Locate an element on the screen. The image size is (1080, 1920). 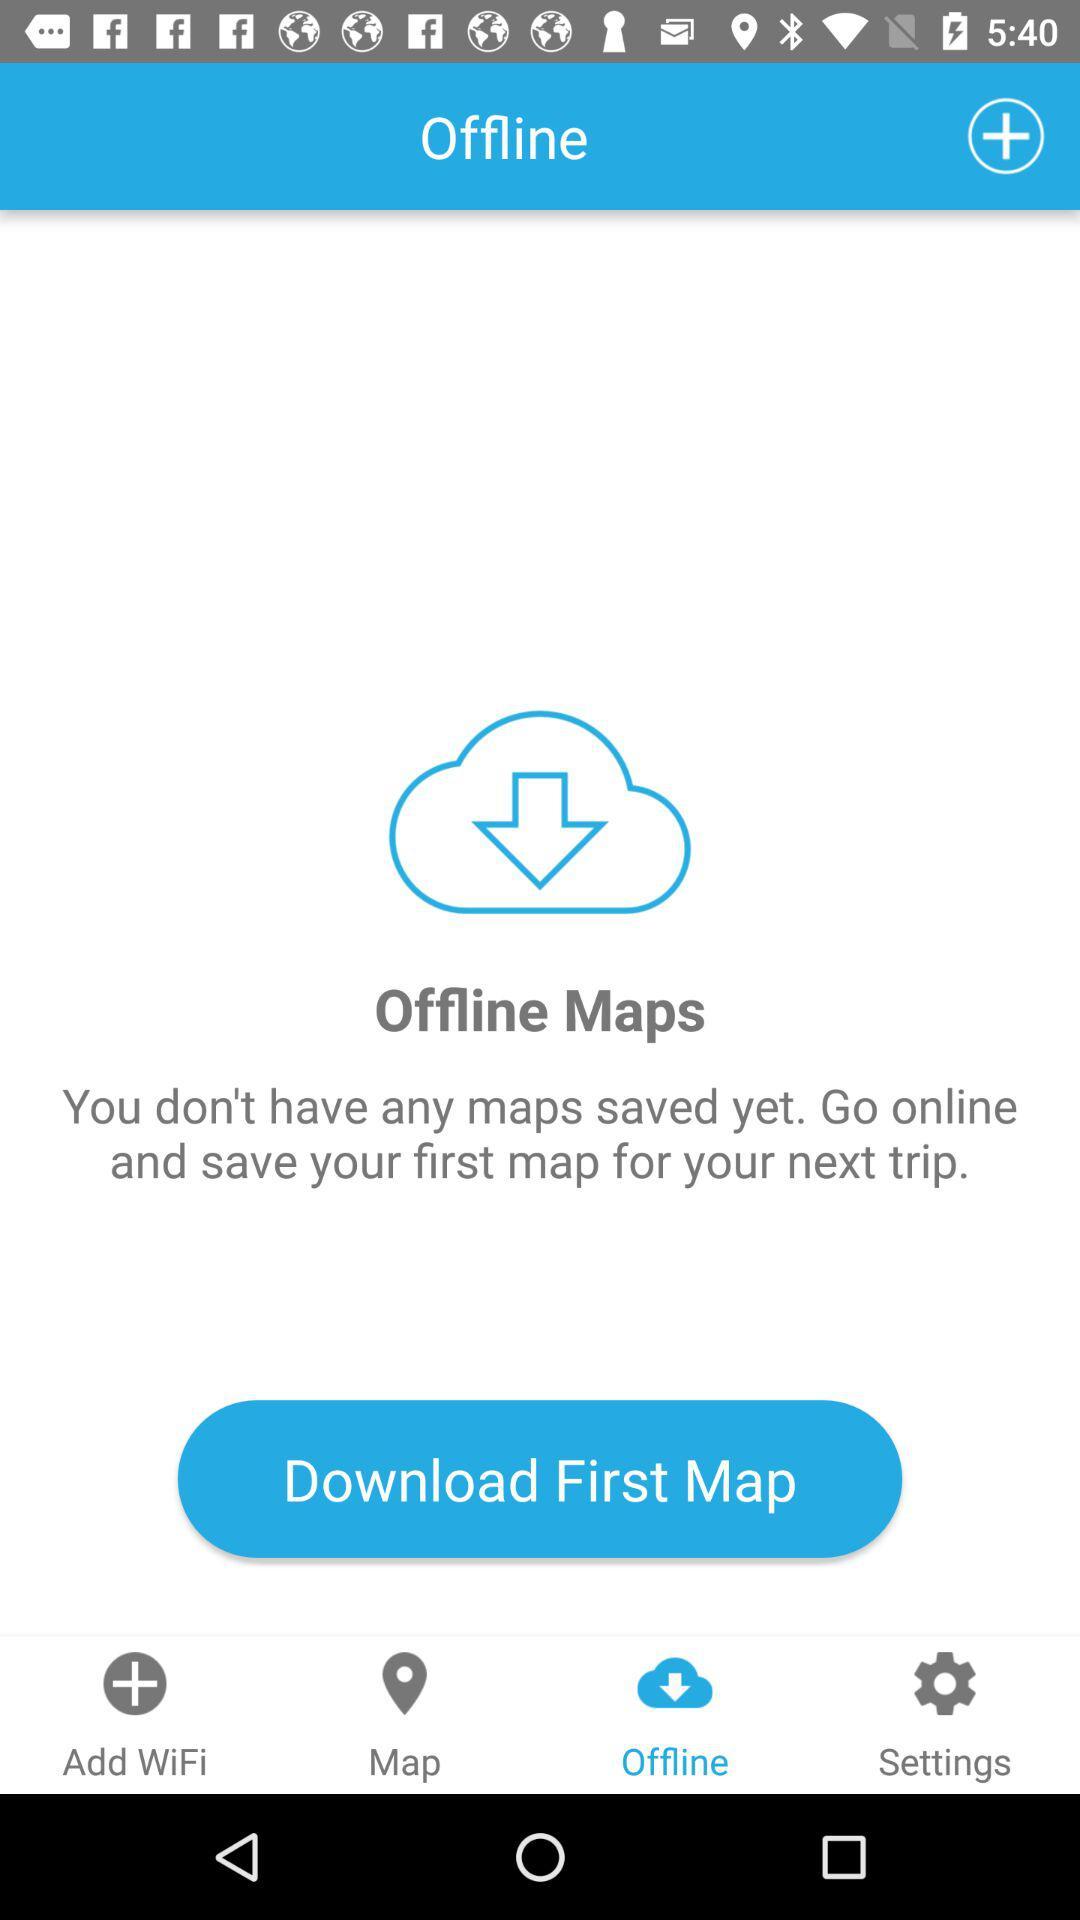
download first map is located at coordinates (540, 1478).